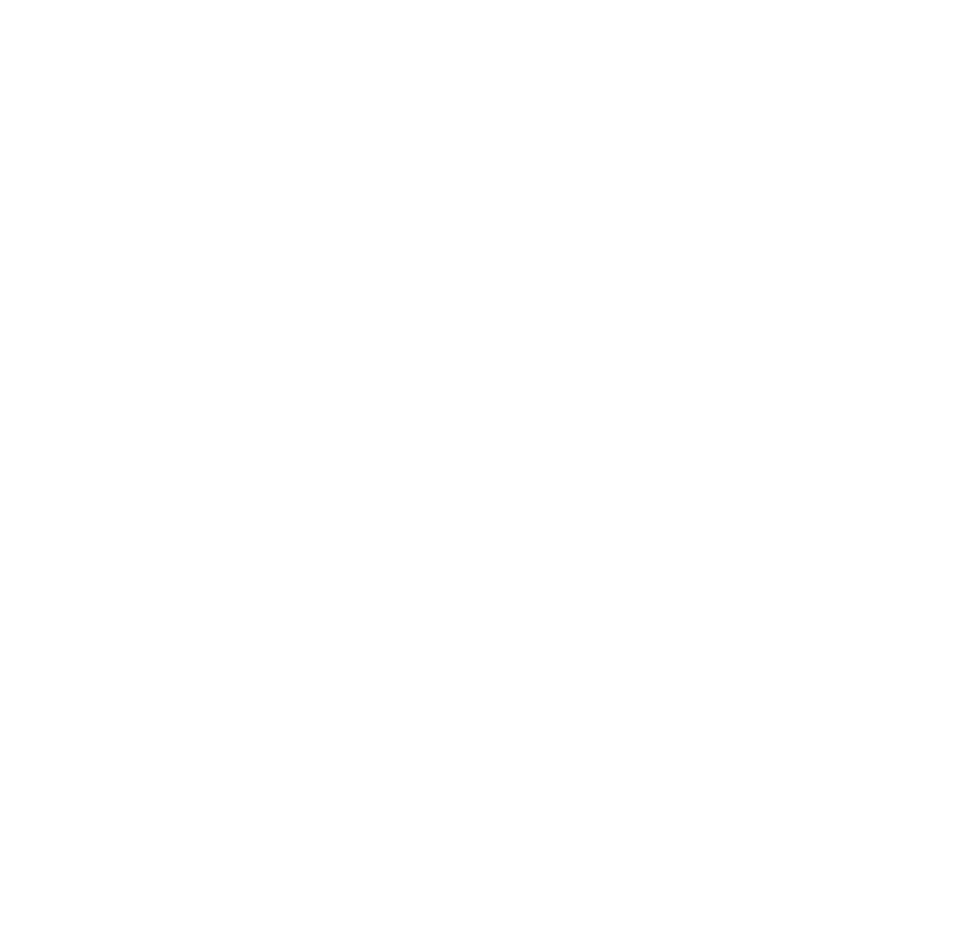 This screenshot has width=980, height=938. What do you see at coordinates (655, 550) in the screenshot?
I see `'Call, email, and communicate with Desi...'` at bounding box center [655, 550].